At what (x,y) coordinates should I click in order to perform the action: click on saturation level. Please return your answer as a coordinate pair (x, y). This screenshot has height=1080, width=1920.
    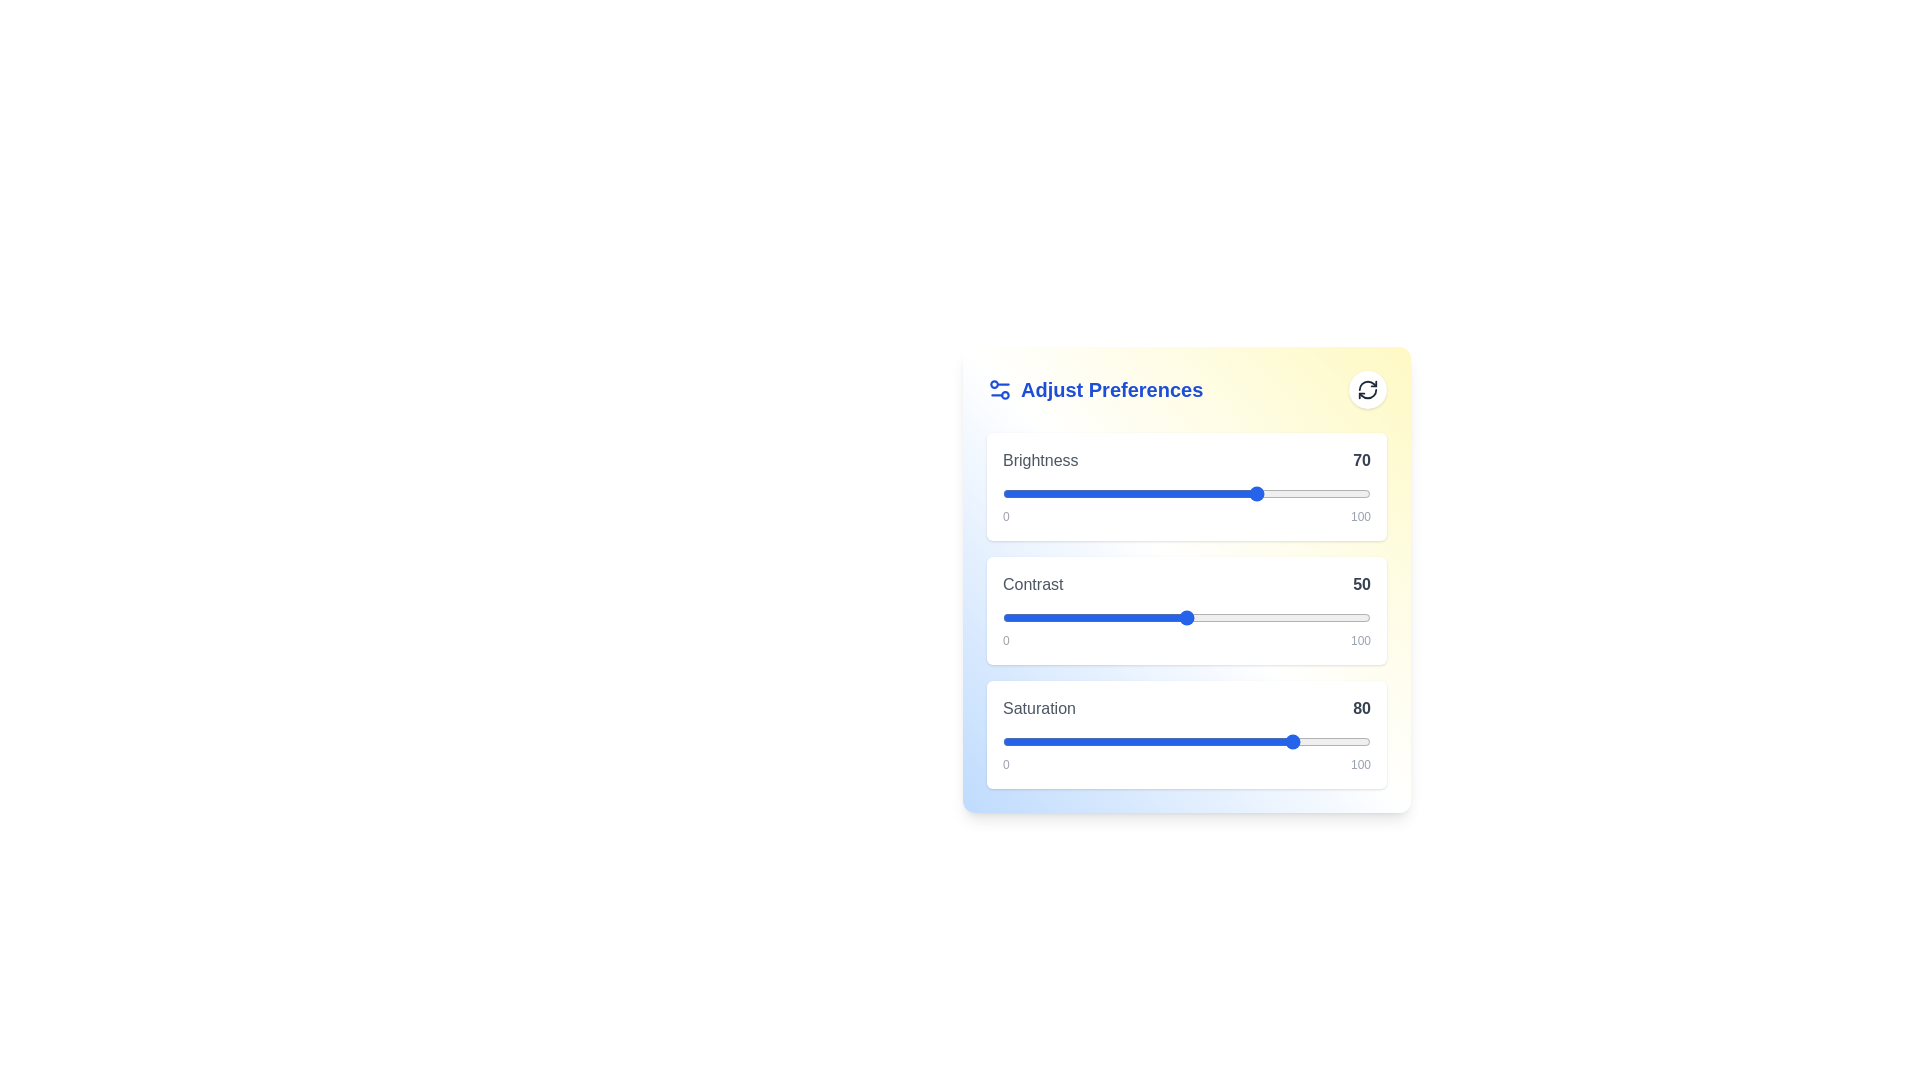
    Looking at the image, I should click on (1215, 741).